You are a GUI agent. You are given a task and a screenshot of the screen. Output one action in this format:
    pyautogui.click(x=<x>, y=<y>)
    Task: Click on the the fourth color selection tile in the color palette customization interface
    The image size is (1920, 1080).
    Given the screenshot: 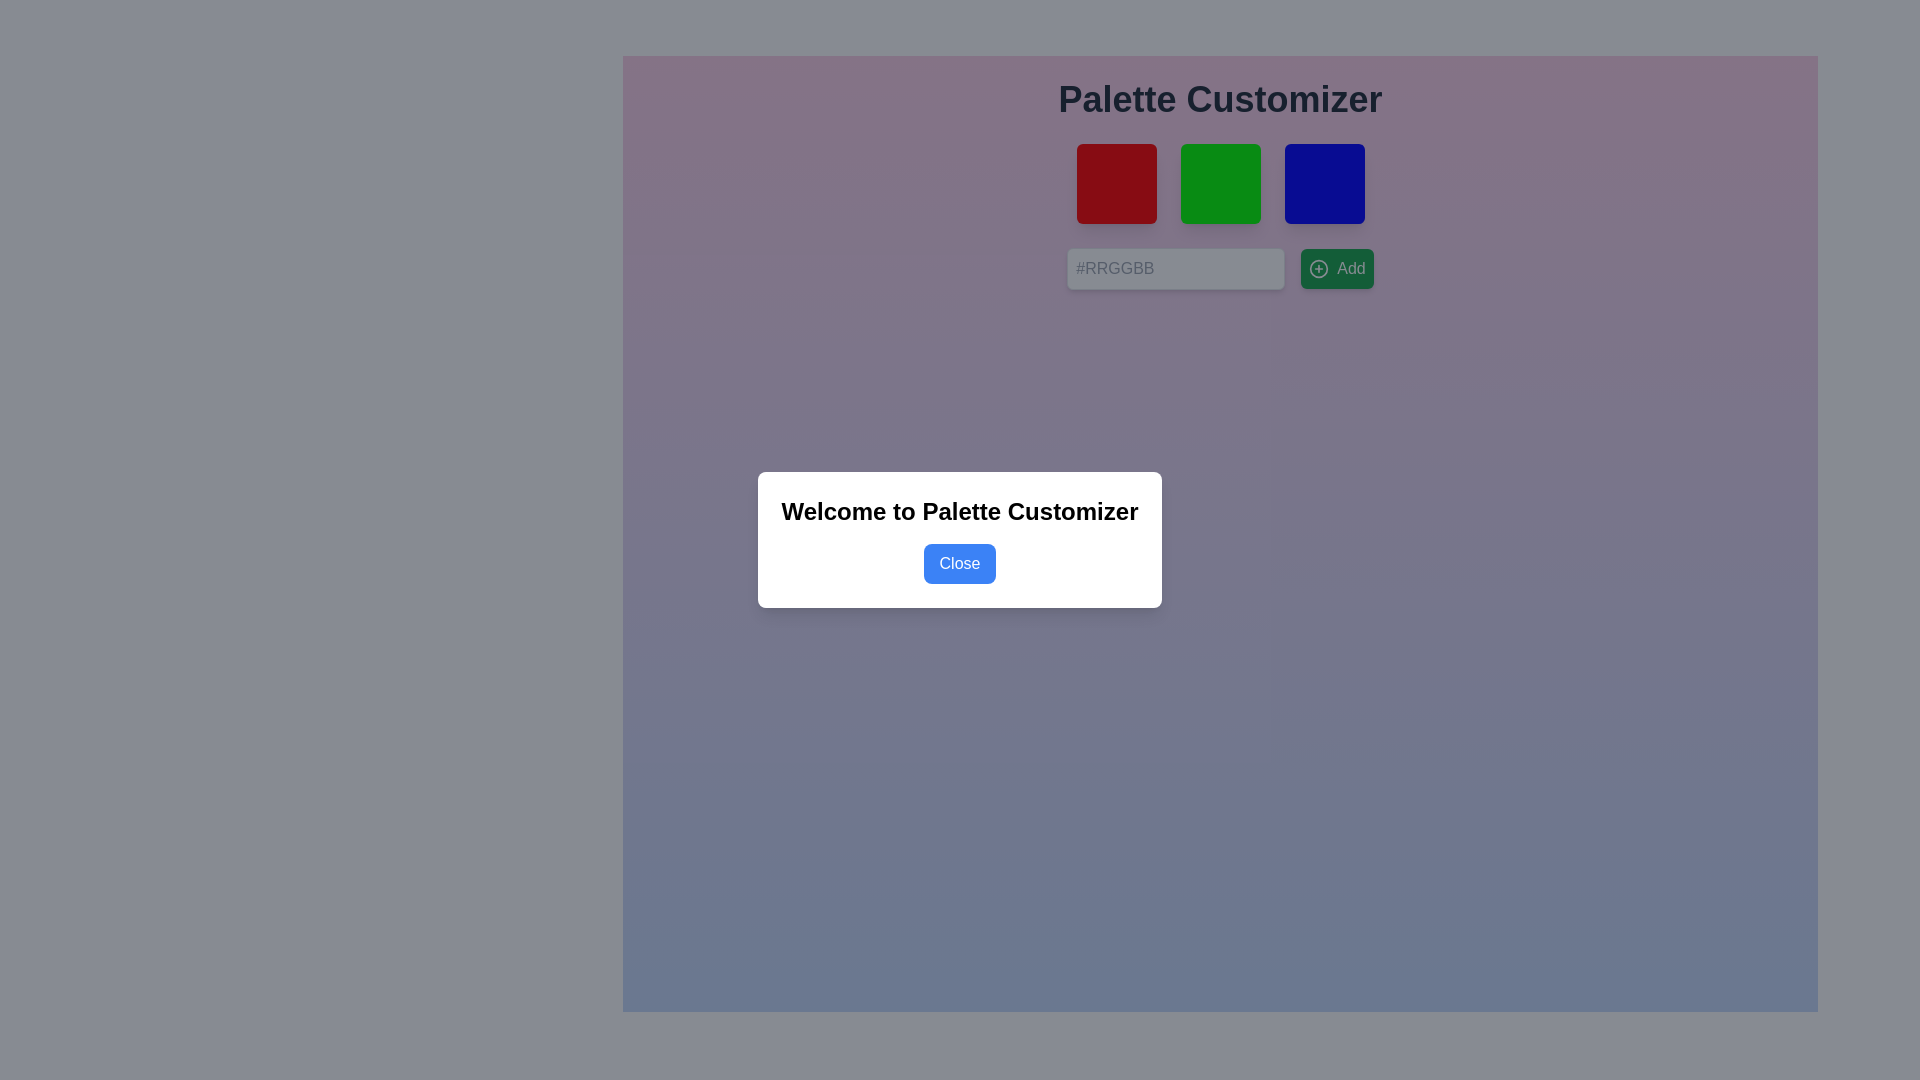 What is the action you would take?
    pyautogui.click(x=1324, y=184)
    